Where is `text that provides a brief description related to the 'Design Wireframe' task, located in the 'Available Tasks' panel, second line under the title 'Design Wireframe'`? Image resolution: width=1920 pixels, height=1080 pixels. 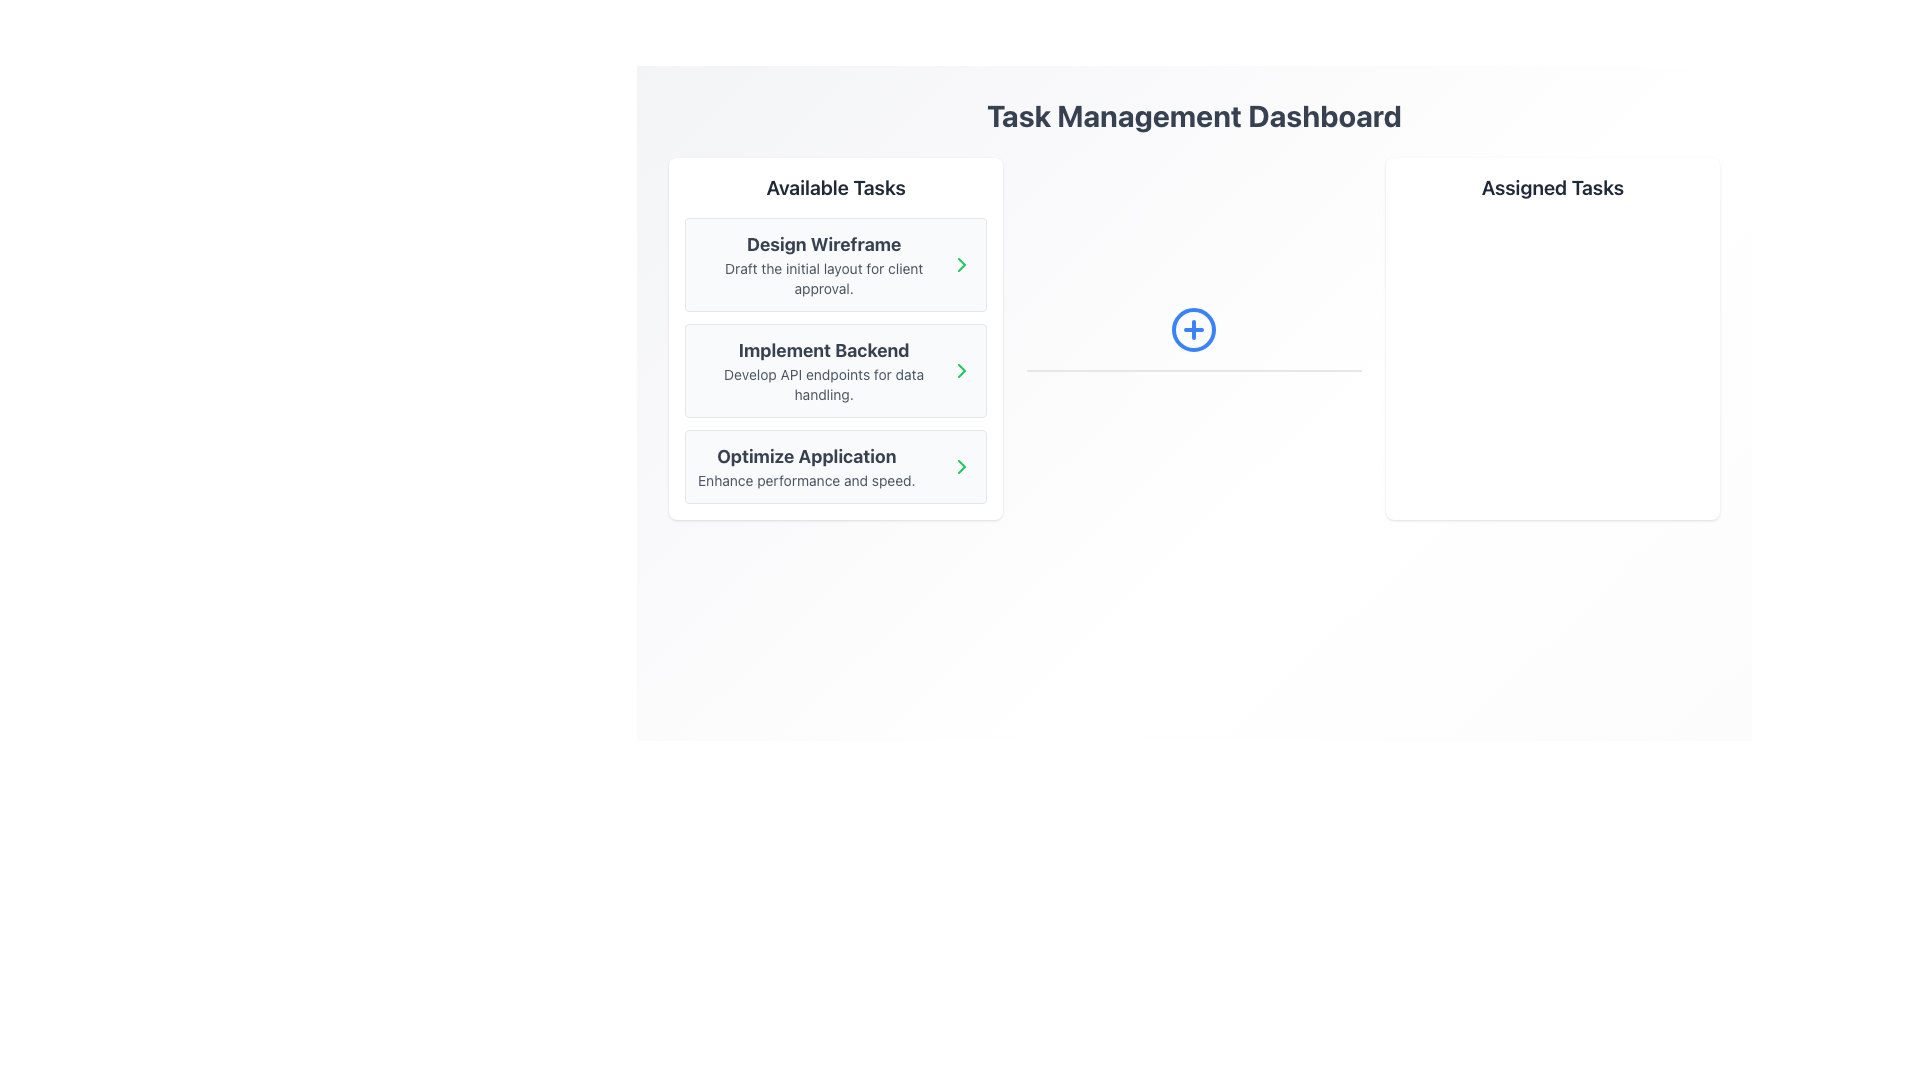
text that provides a brief description related to the 'Design Wireframe' task, located in the 'Available Tasks' panel, second line under the title 'Design Wireframe' is located at coordinates (824, 278).